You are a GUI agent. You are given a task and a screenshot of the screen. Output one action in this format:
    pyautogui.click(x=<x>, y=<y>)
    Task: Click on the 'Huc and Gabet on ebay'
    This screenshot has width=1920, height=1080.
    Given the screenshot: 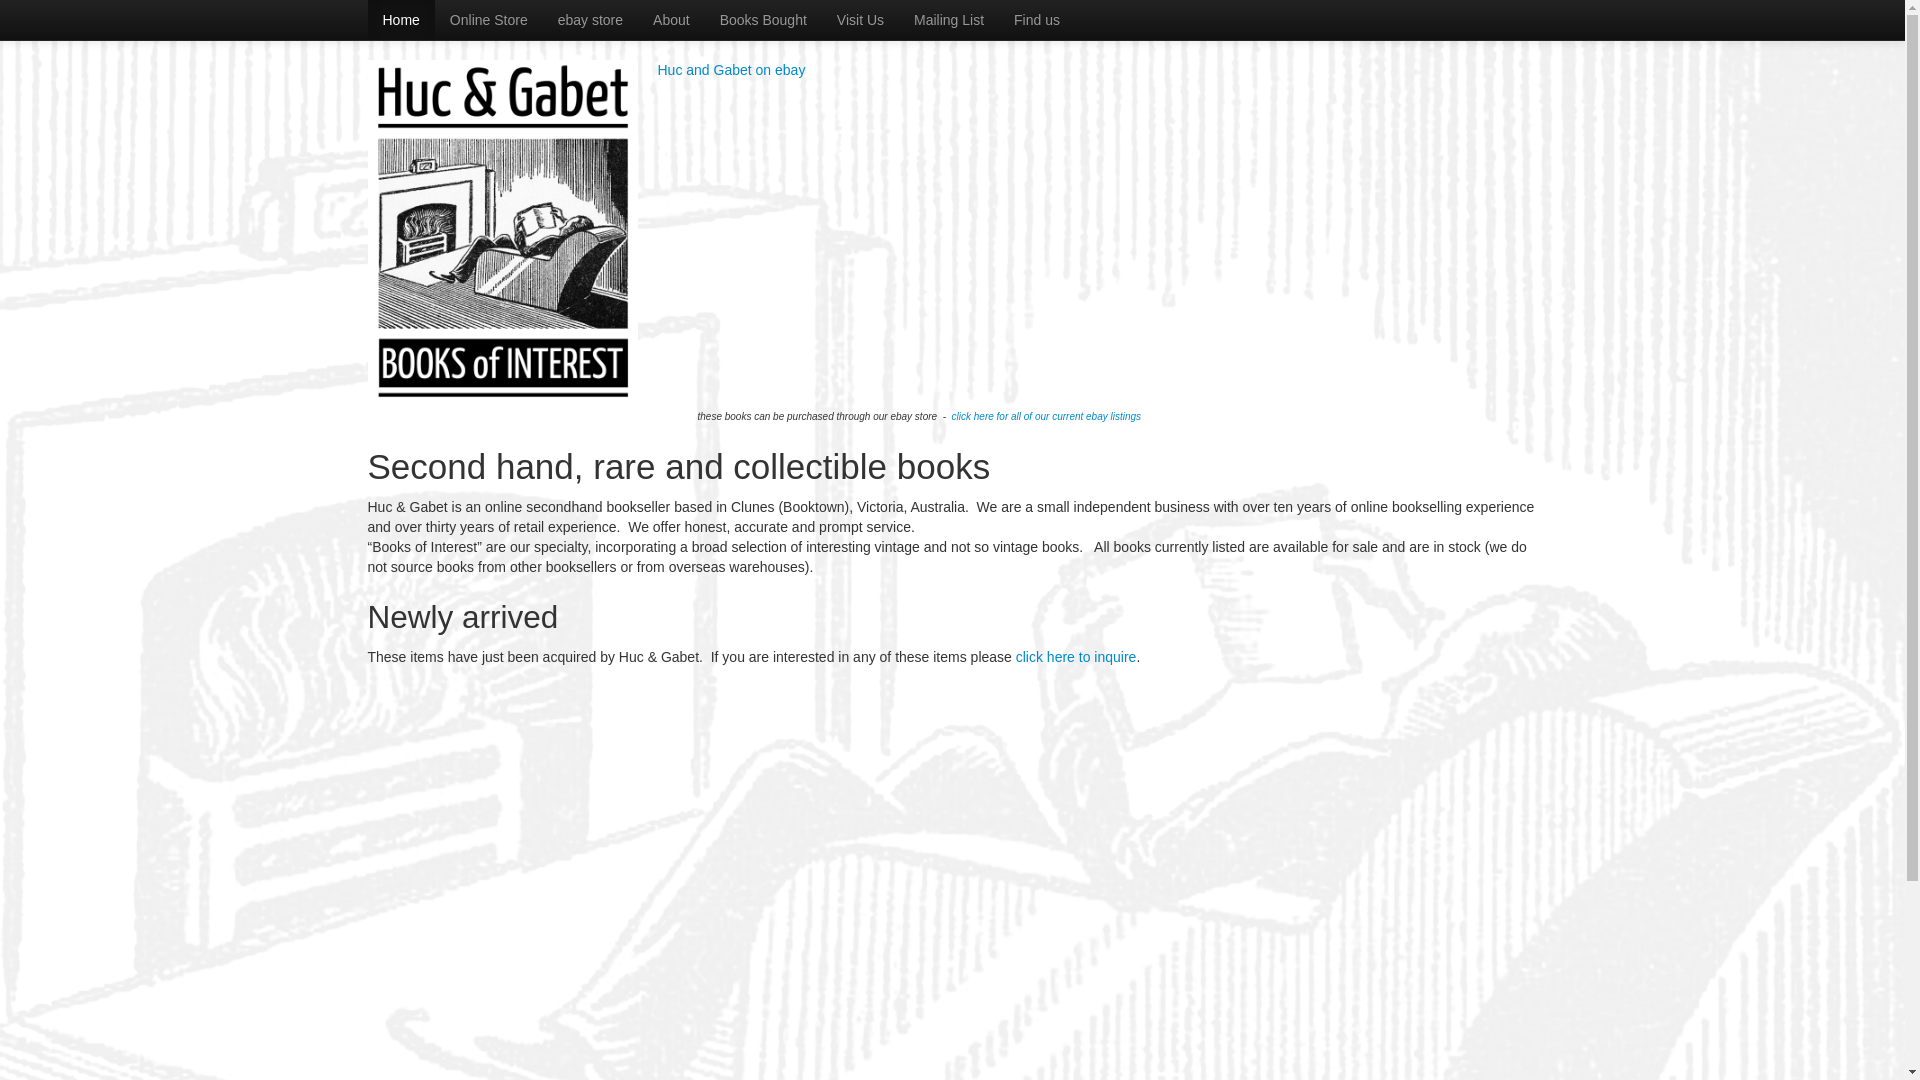 What is the action you would take?
    pyautogui.click(x=657, y=68)
    